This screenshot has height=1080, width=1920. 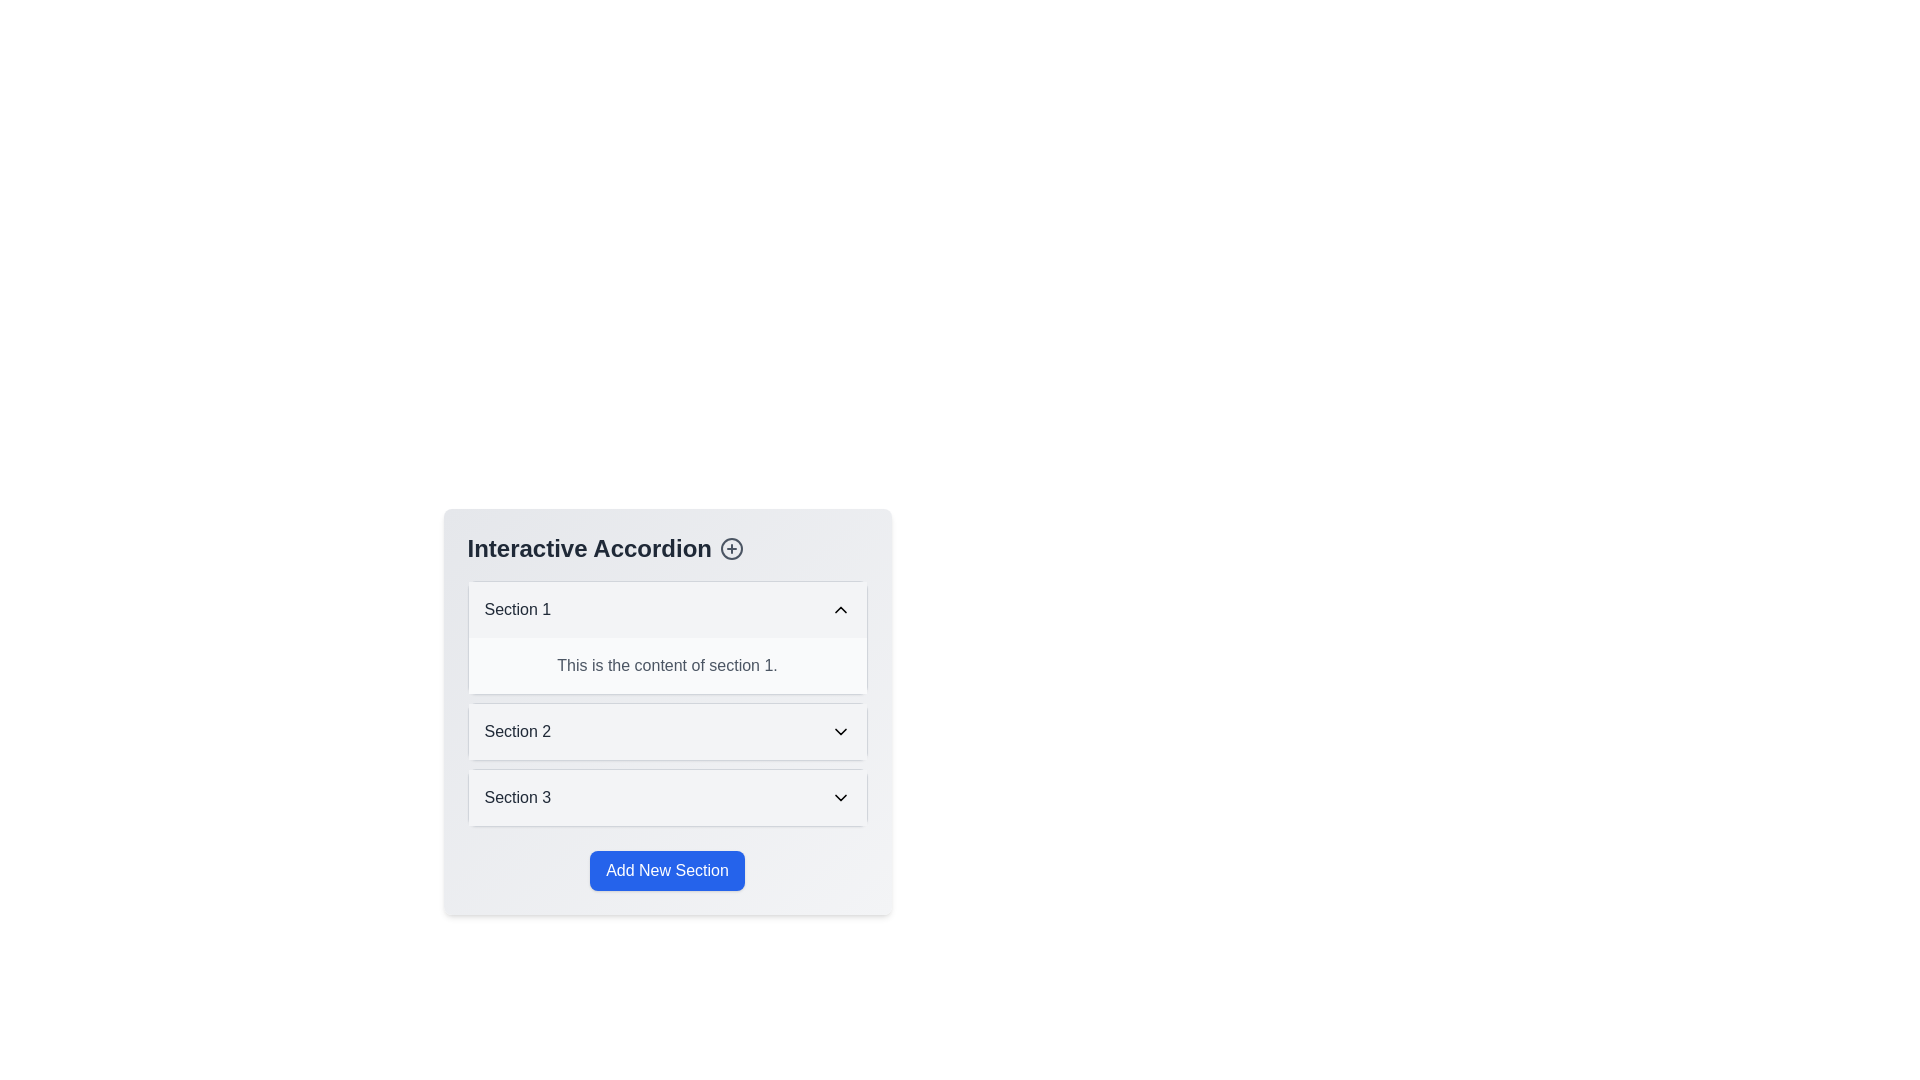 I want to click on the circular icon with a plus sign located next to the 'Interactive Accordion' heading, so click(x=731, y=548).